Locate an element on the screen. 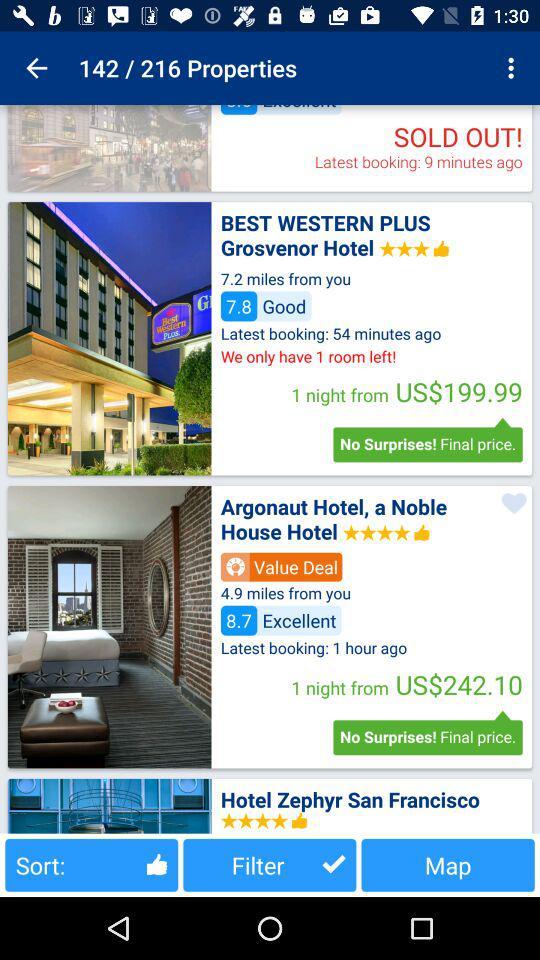 The width and height of the screenshot is (540, 960). the map item is located at coordinates (448, 864).